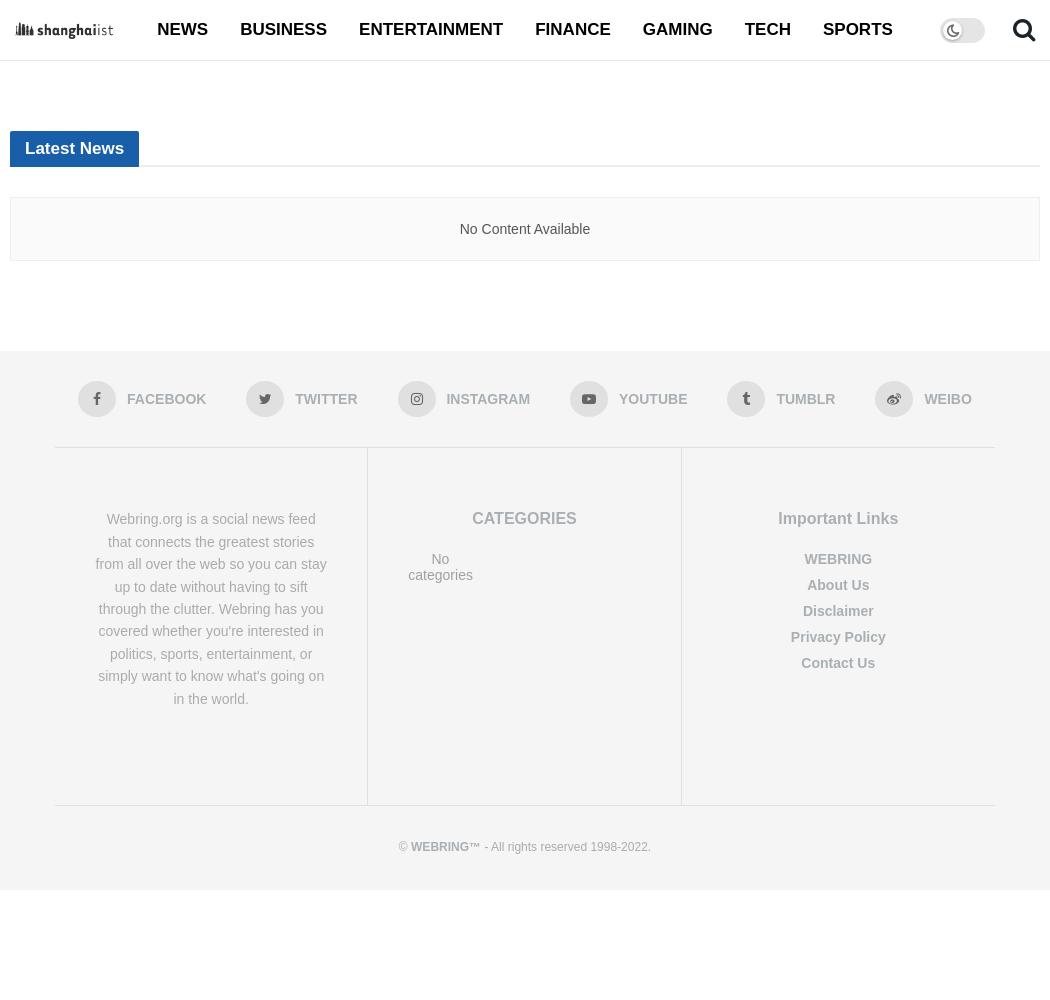 The width and height of the screenshot is (1050, 1000). I want to click on '- All rights reserved 1998-2022.', so click(564, 845).